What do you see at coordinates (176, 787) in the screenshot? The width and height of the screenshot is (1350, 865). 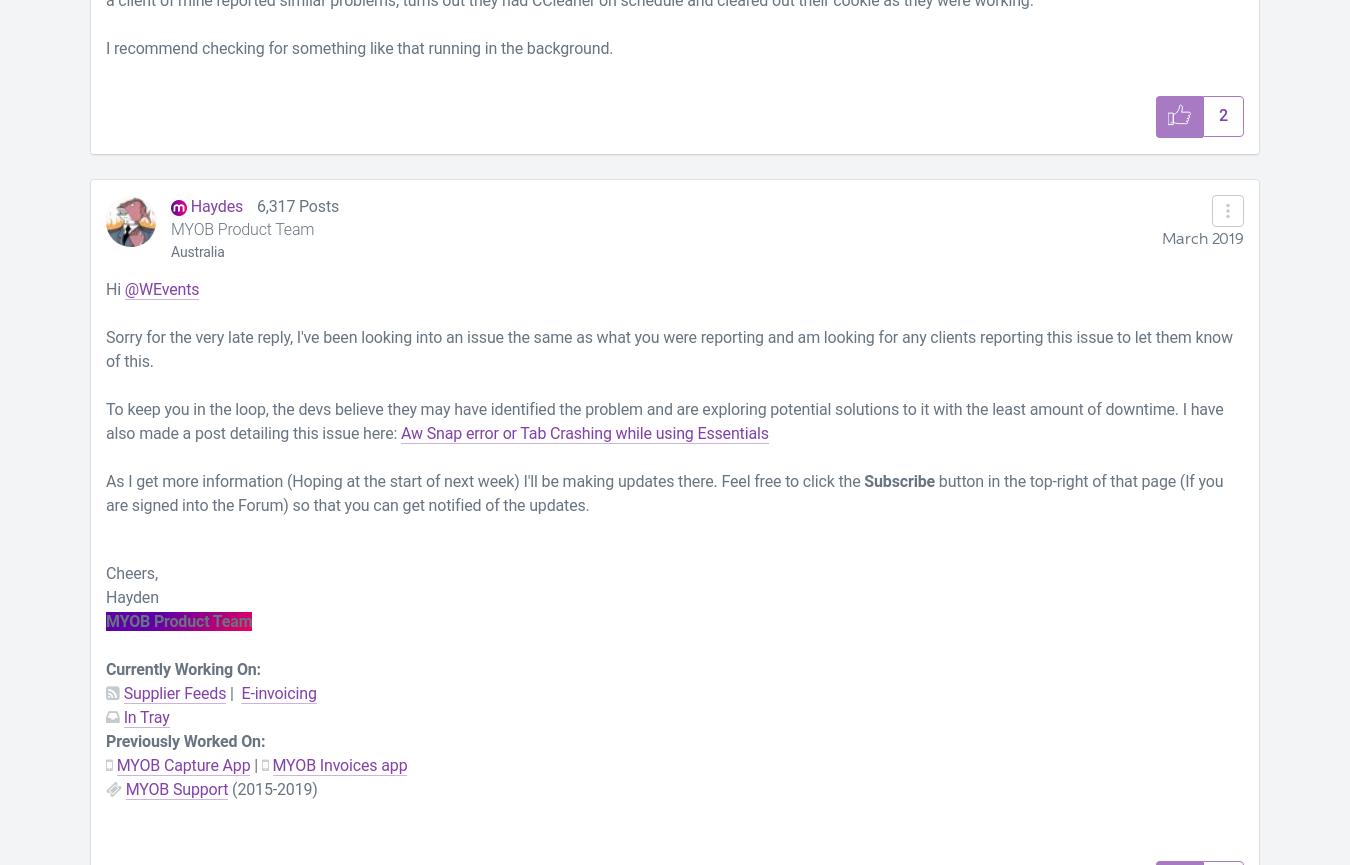 I see `'MYOB Support'` at bounding box center [176, 787].